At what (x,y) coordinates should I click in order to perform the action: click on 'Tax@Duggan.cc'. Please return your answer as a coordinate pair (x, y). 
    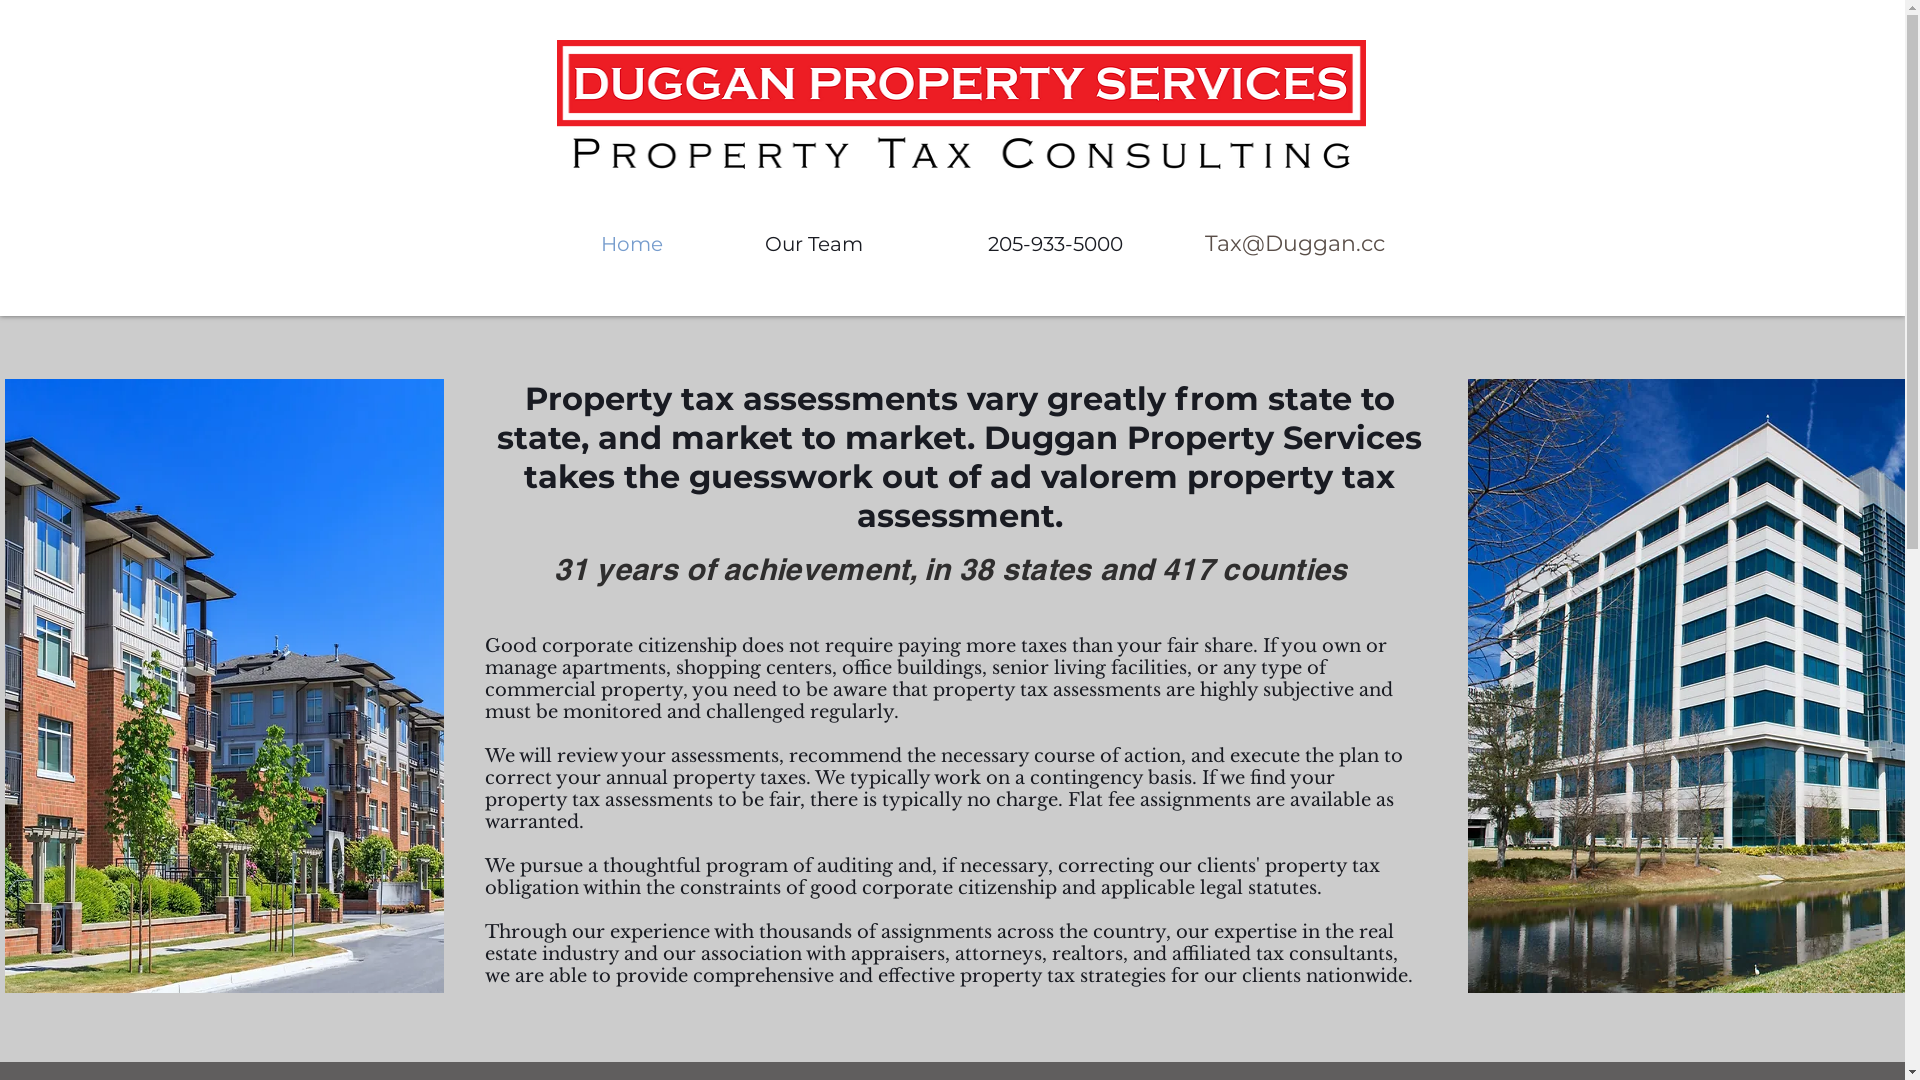
    Looking at the image, I should click on (1176, 243).